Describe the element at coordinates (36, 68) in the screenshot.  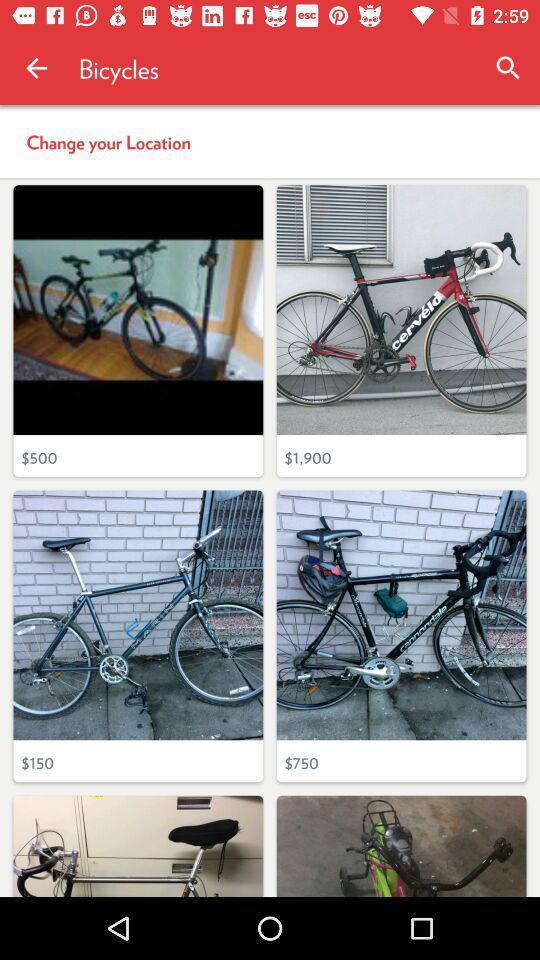
I see `the app next to bicycles item` at that location.